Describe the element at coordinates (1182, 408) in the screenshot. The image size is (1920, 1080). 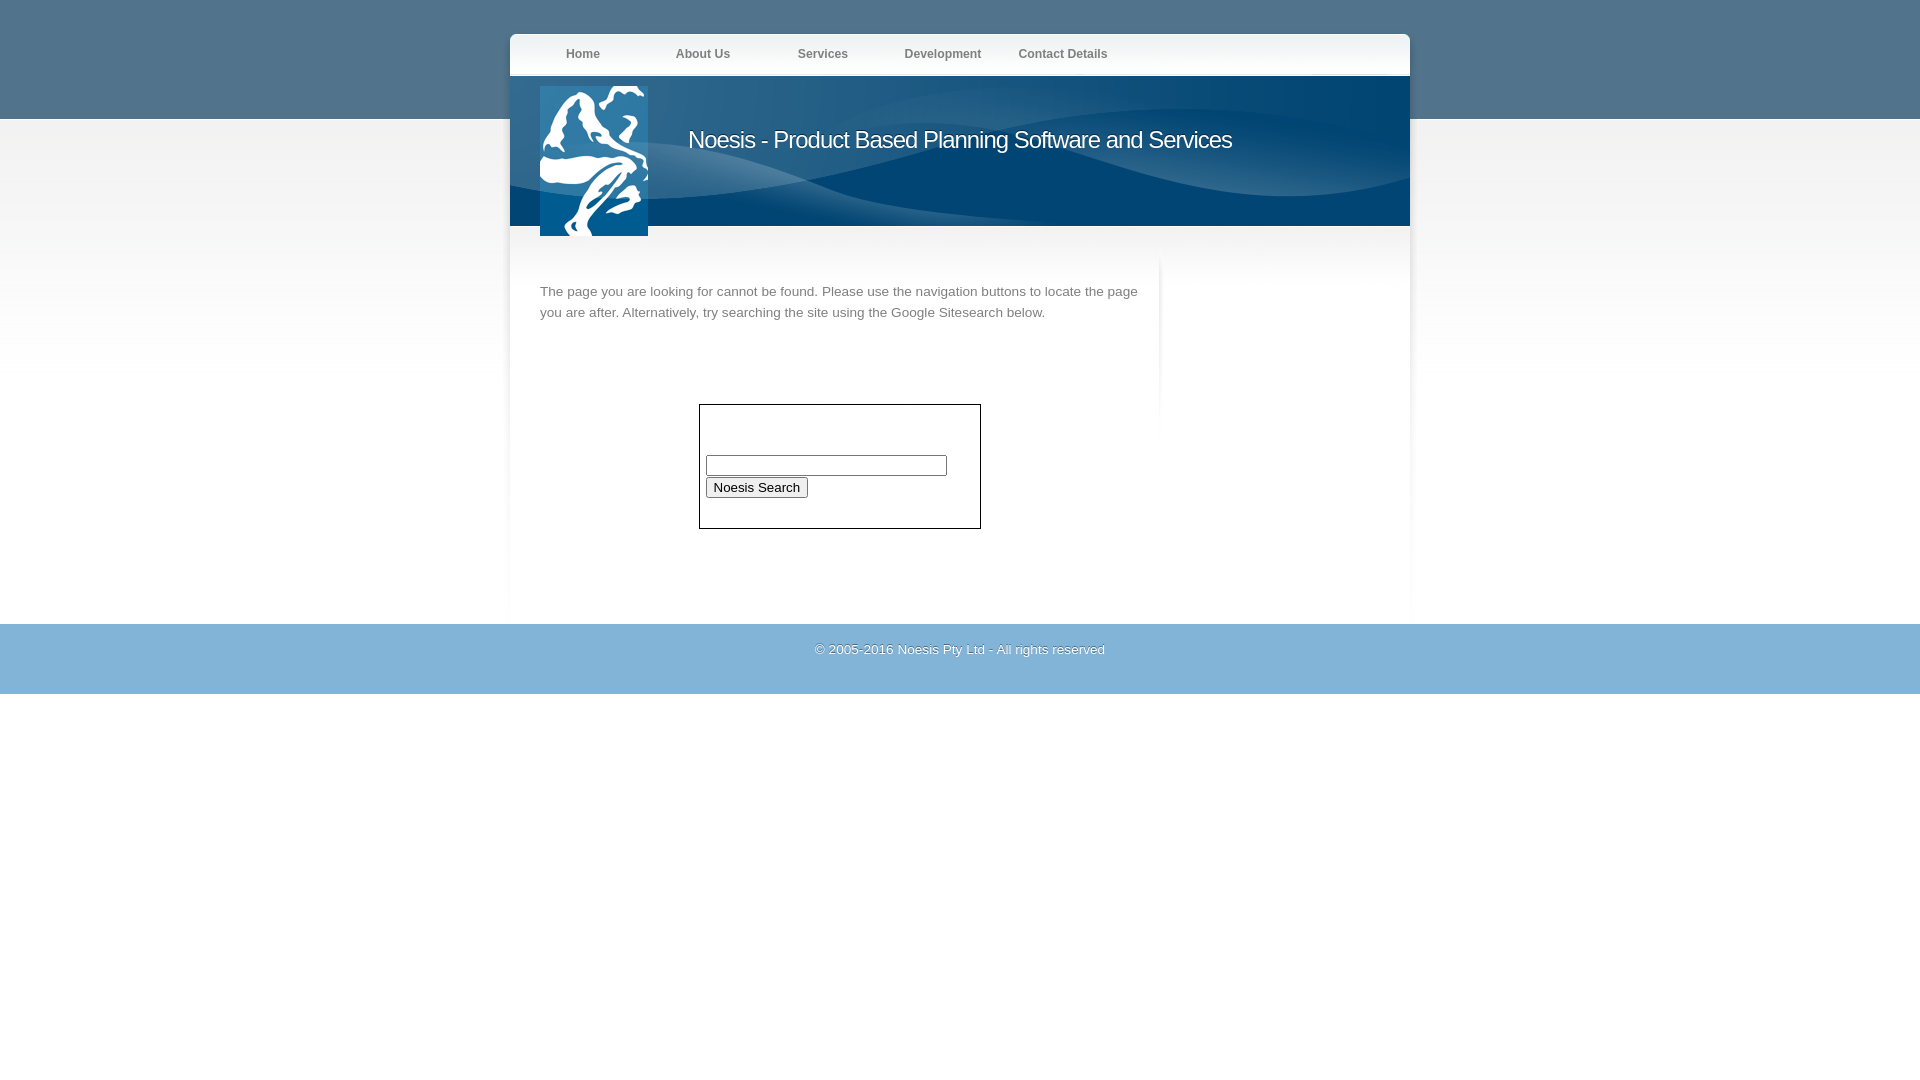
I see `'Advertisement'` at that location.